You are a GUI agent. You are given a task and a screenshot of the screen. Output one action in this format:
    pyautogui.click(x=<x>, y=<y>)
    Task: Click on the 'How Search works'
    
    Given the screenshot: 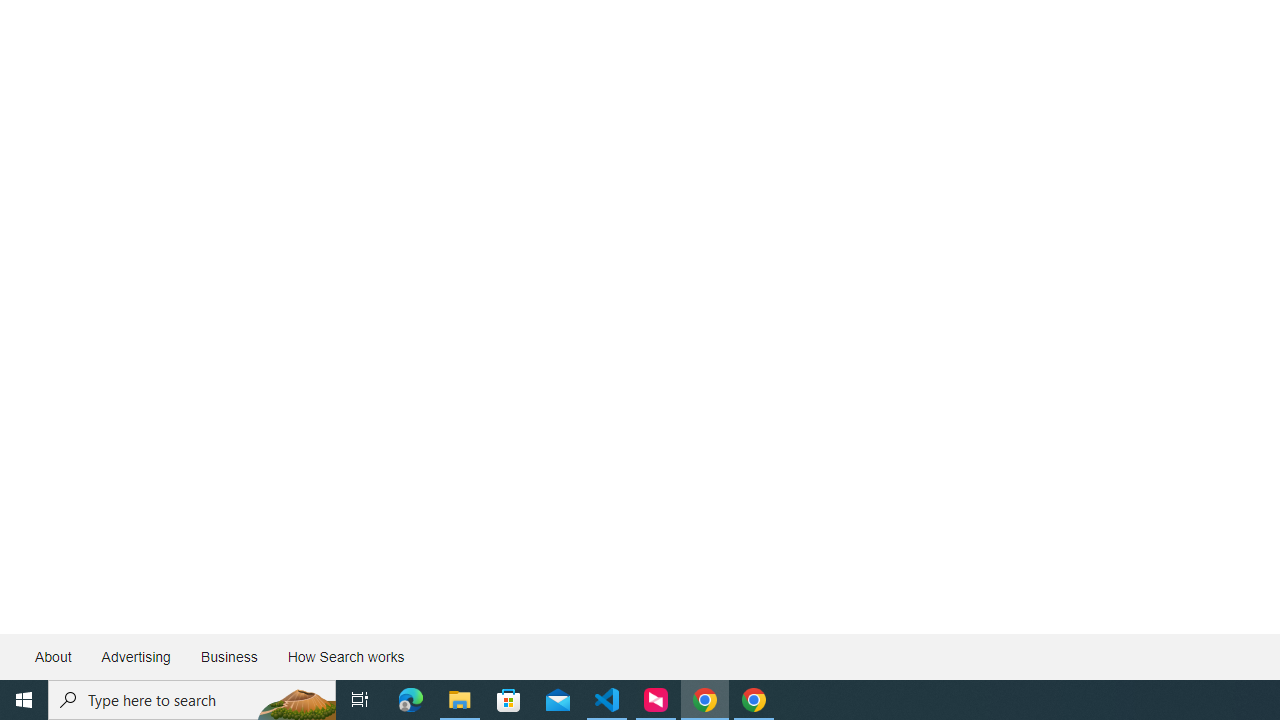 What is the action you would take?
    pyautogui.click(x=345, y=657)
    